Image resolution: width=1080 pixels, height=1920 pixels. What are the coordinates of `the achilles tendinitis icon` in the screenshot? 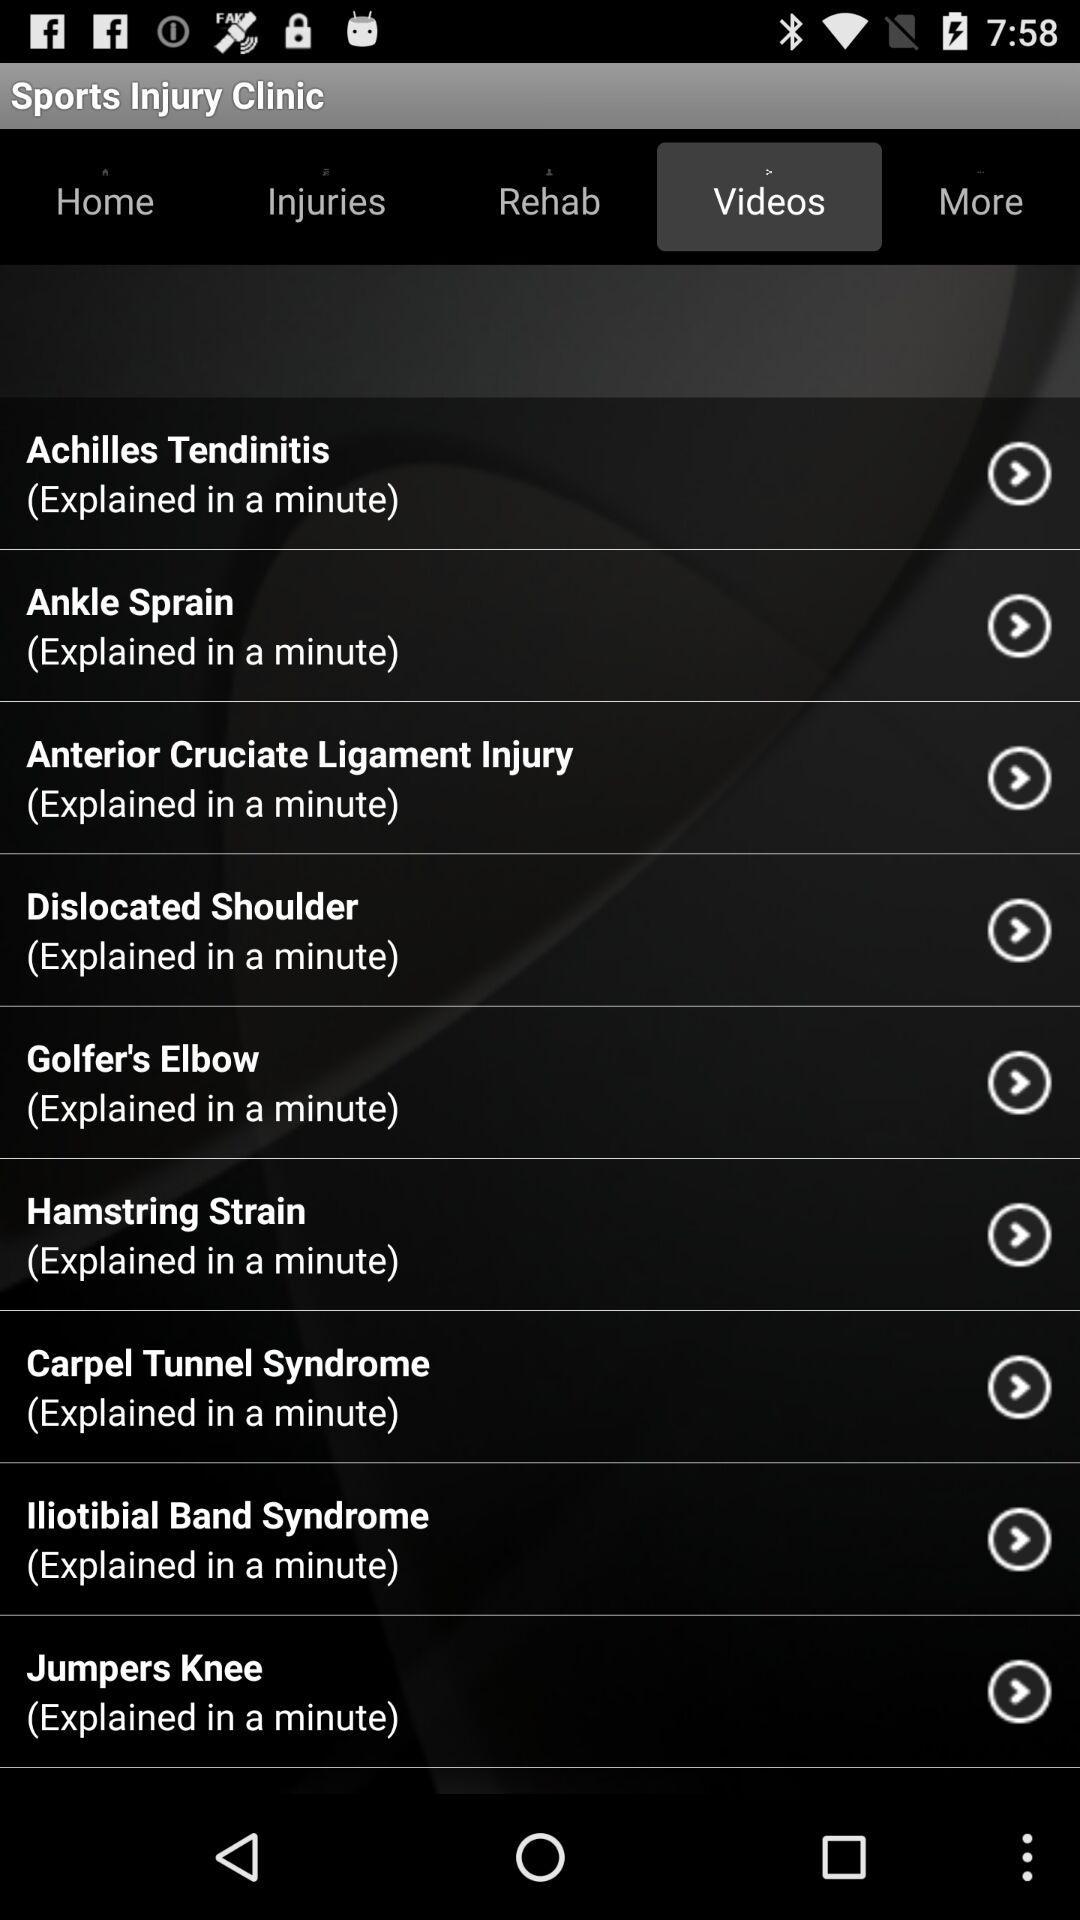 It's located at (177, 447).